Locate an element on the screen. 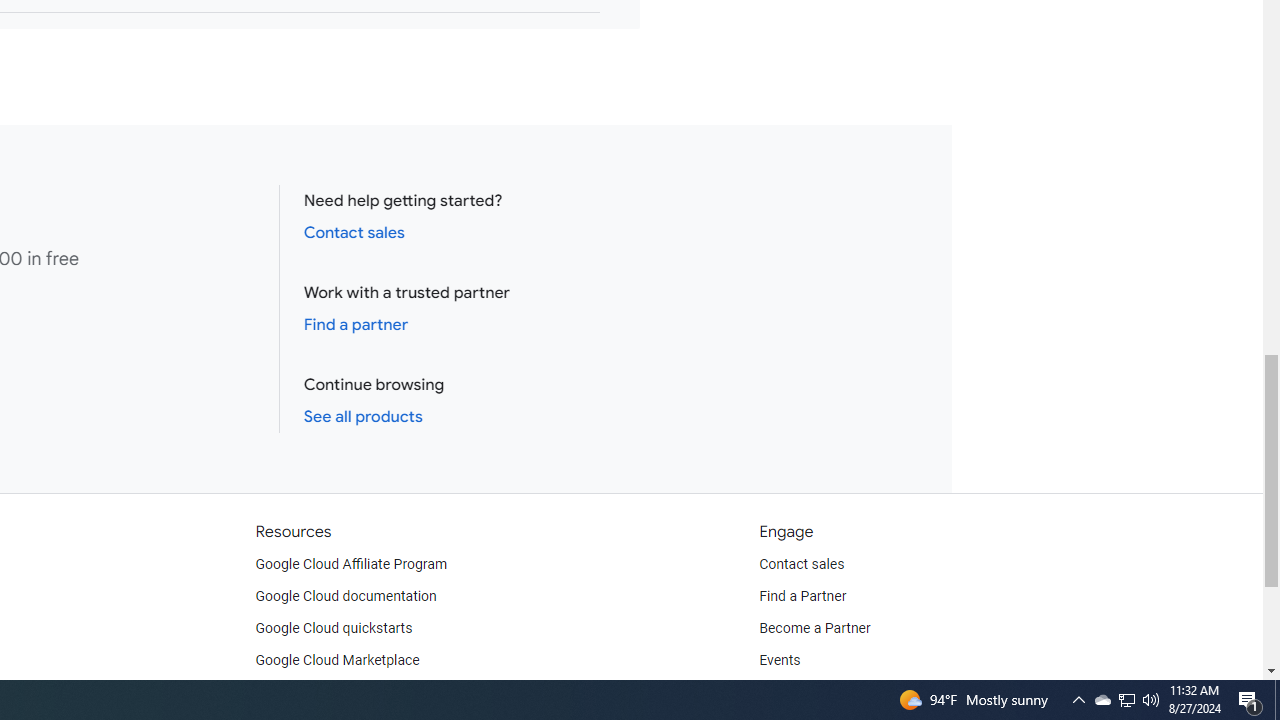 Image resolution: width=1280 pixels, height=720 pixels. 'Google Cloud Affiliate Program' is located at coordinates (351, 564).